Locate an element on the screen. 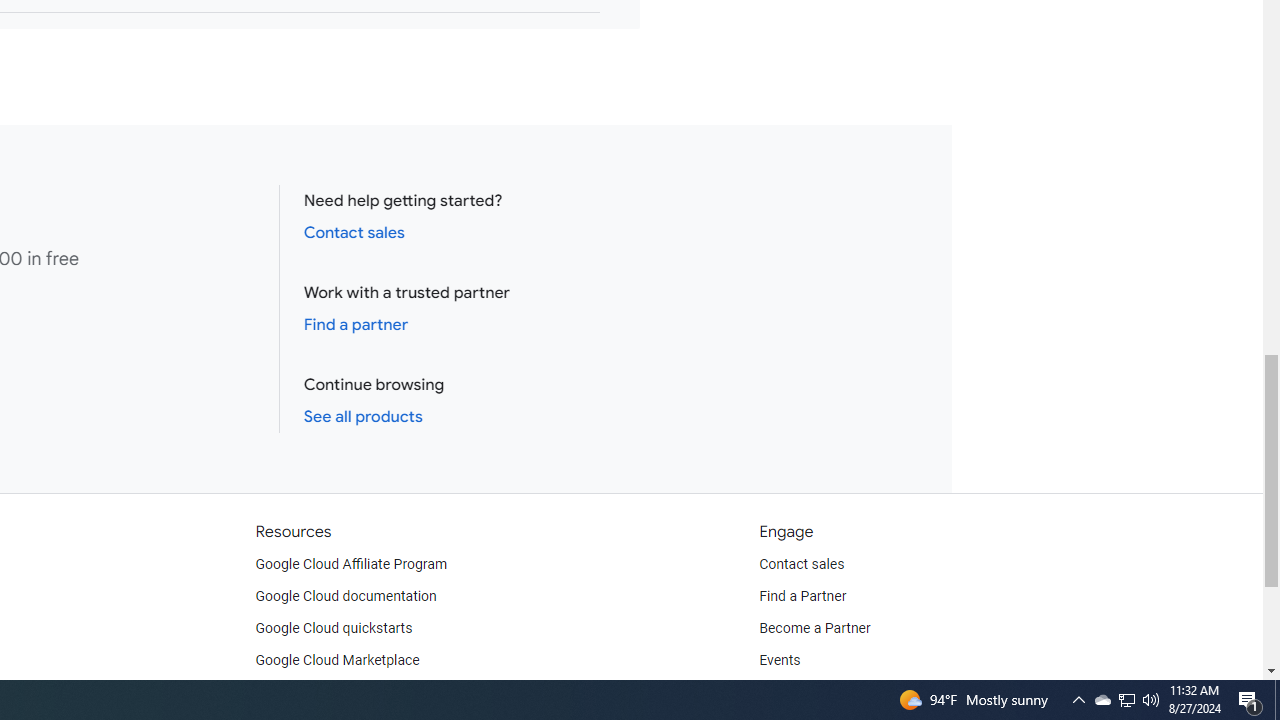 Image resolution: width=1280 pixels, height=720 pixels. 'Google Cloud Affiliate Program' is located at coordinates (351, 564).